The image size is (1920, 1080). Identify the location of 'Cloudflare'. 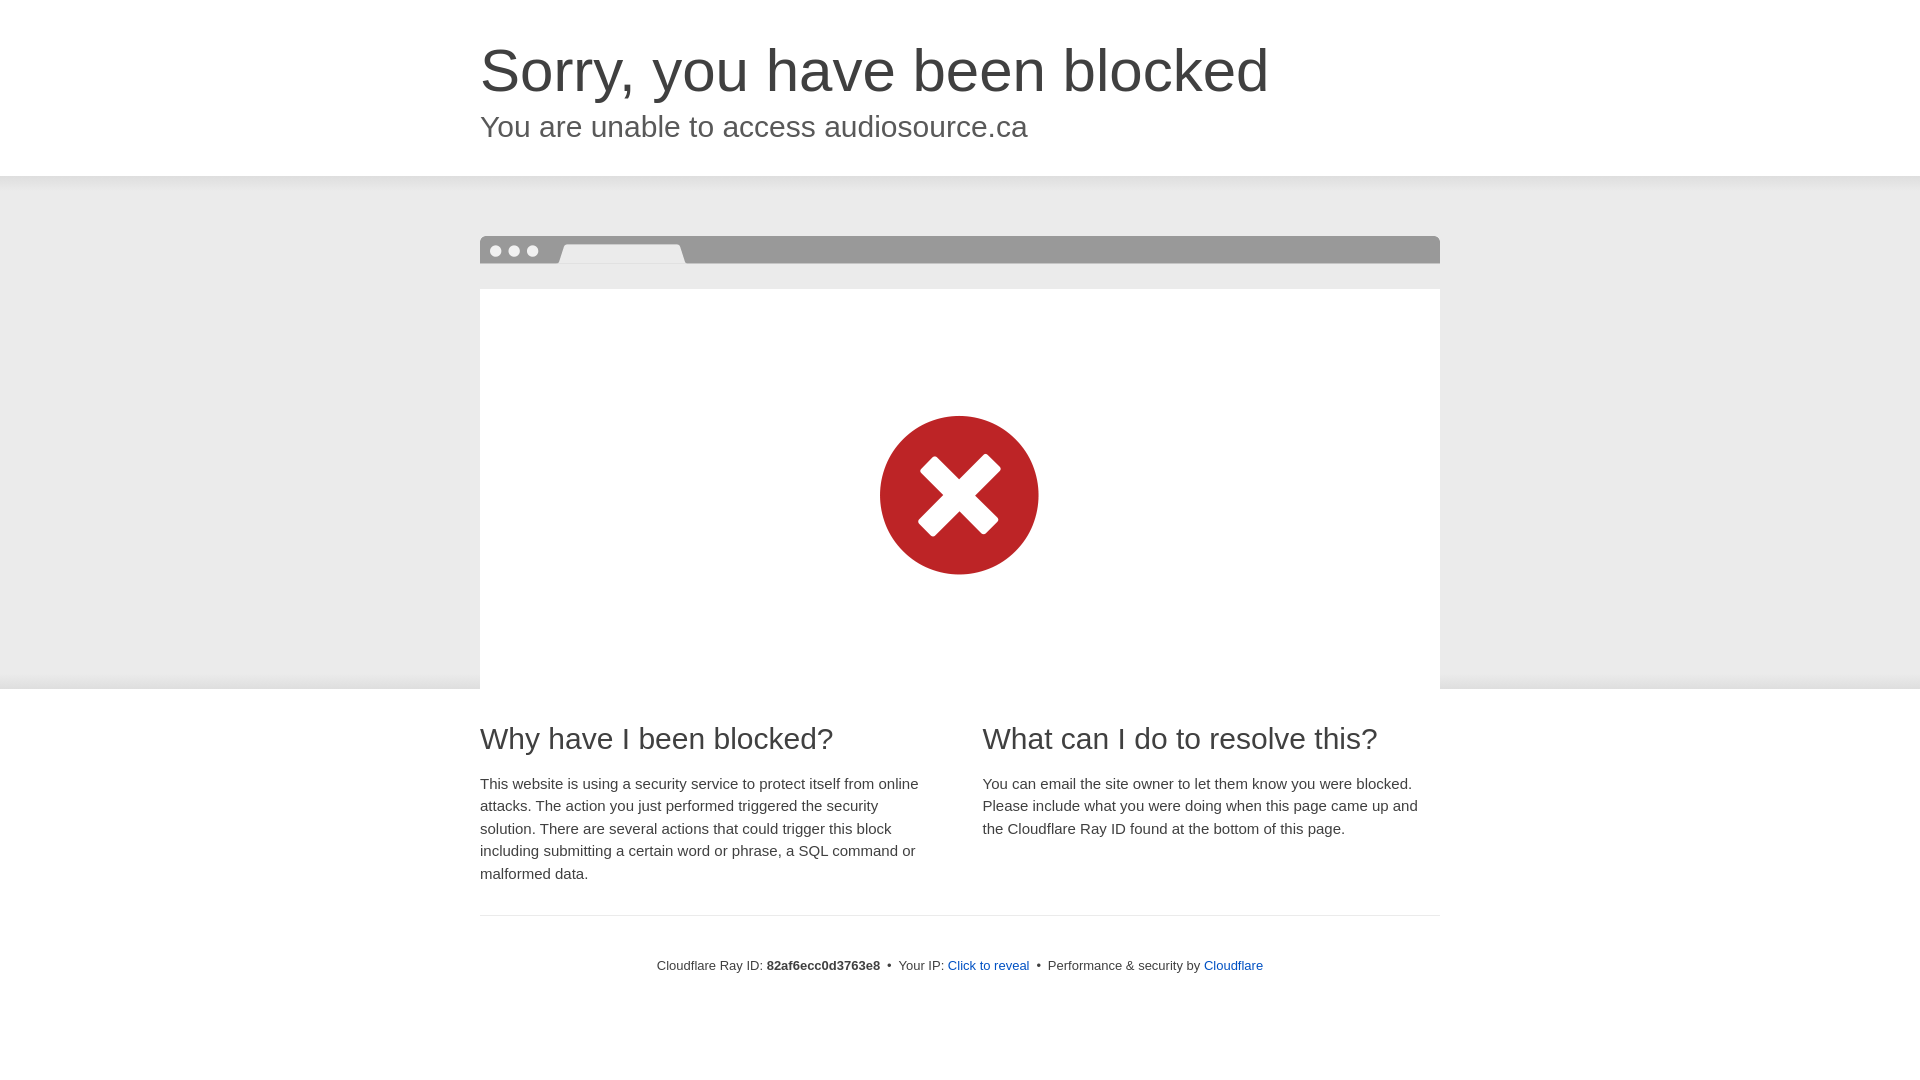
(1232, 964).